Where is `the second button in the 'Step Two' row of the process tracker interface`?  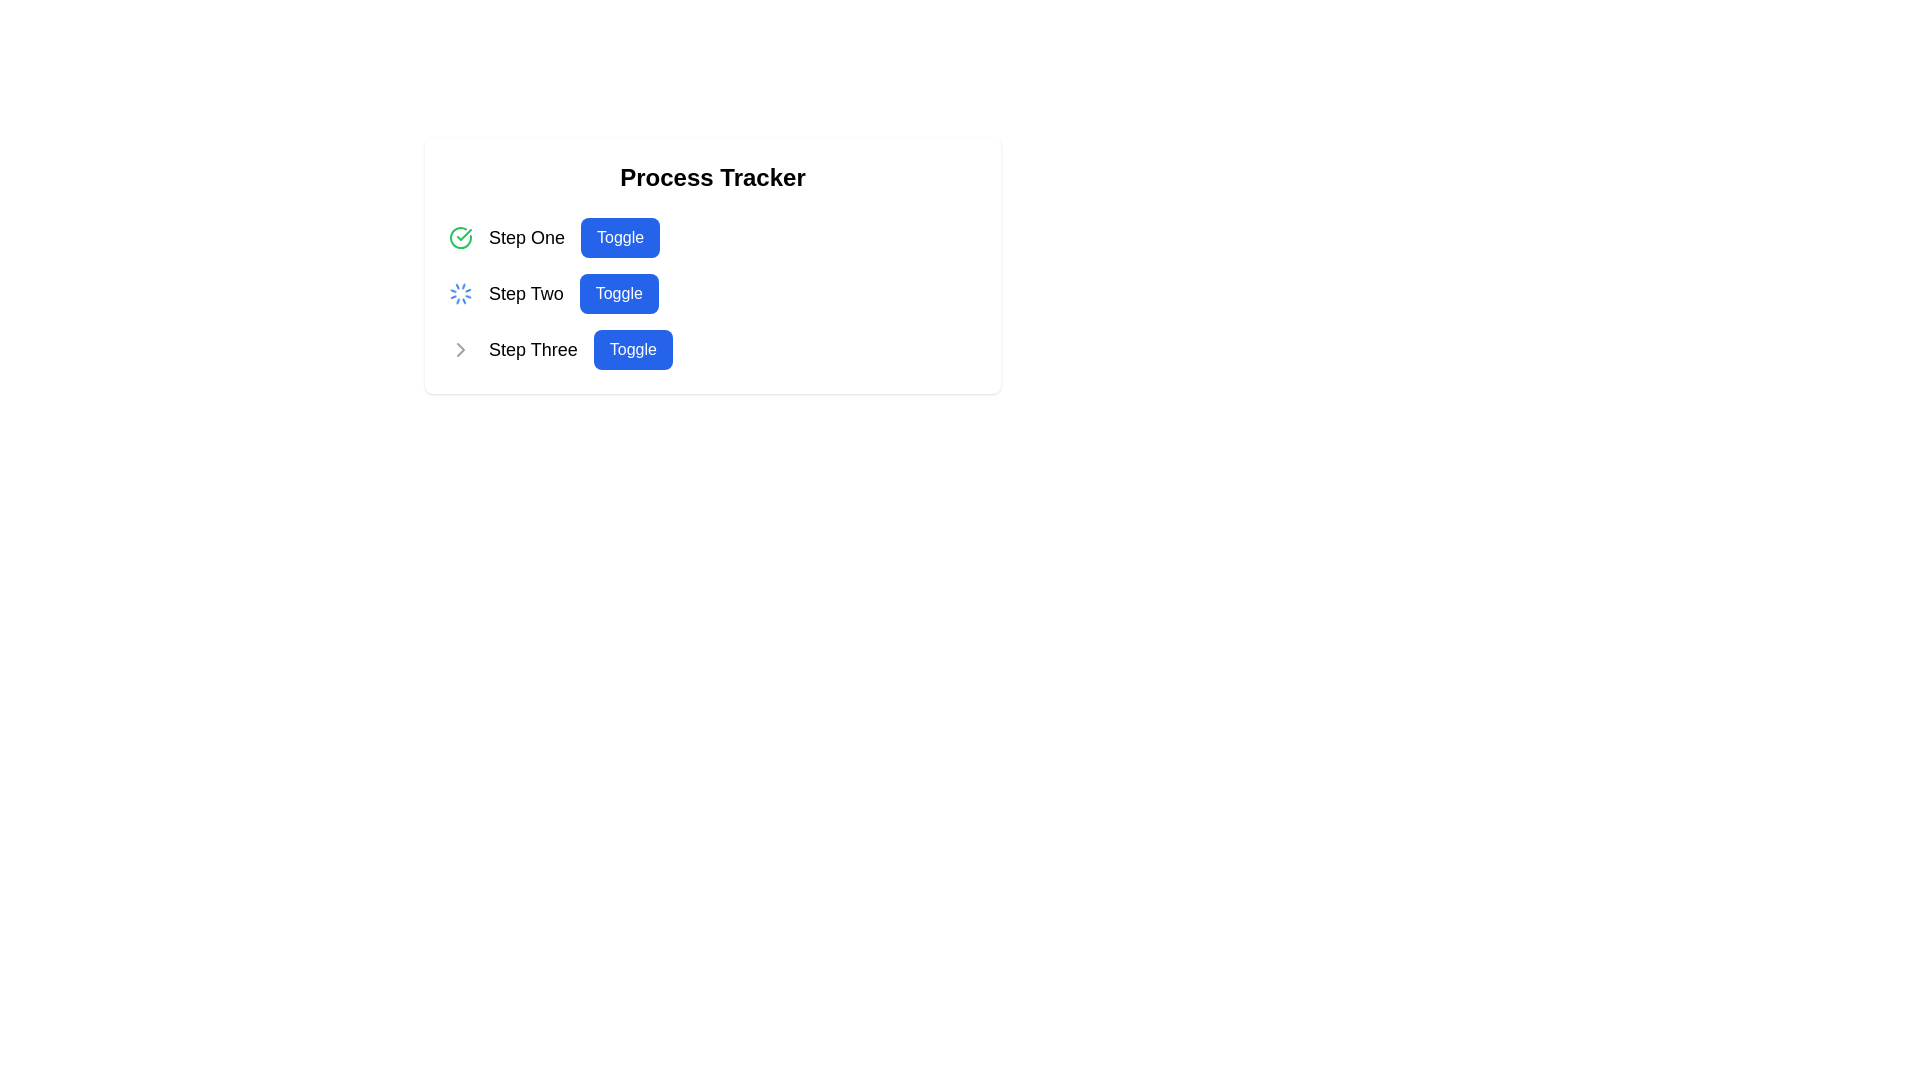
the second button in the 'Step Two' row of the process tracker interface is located at coordinates (618, 293).